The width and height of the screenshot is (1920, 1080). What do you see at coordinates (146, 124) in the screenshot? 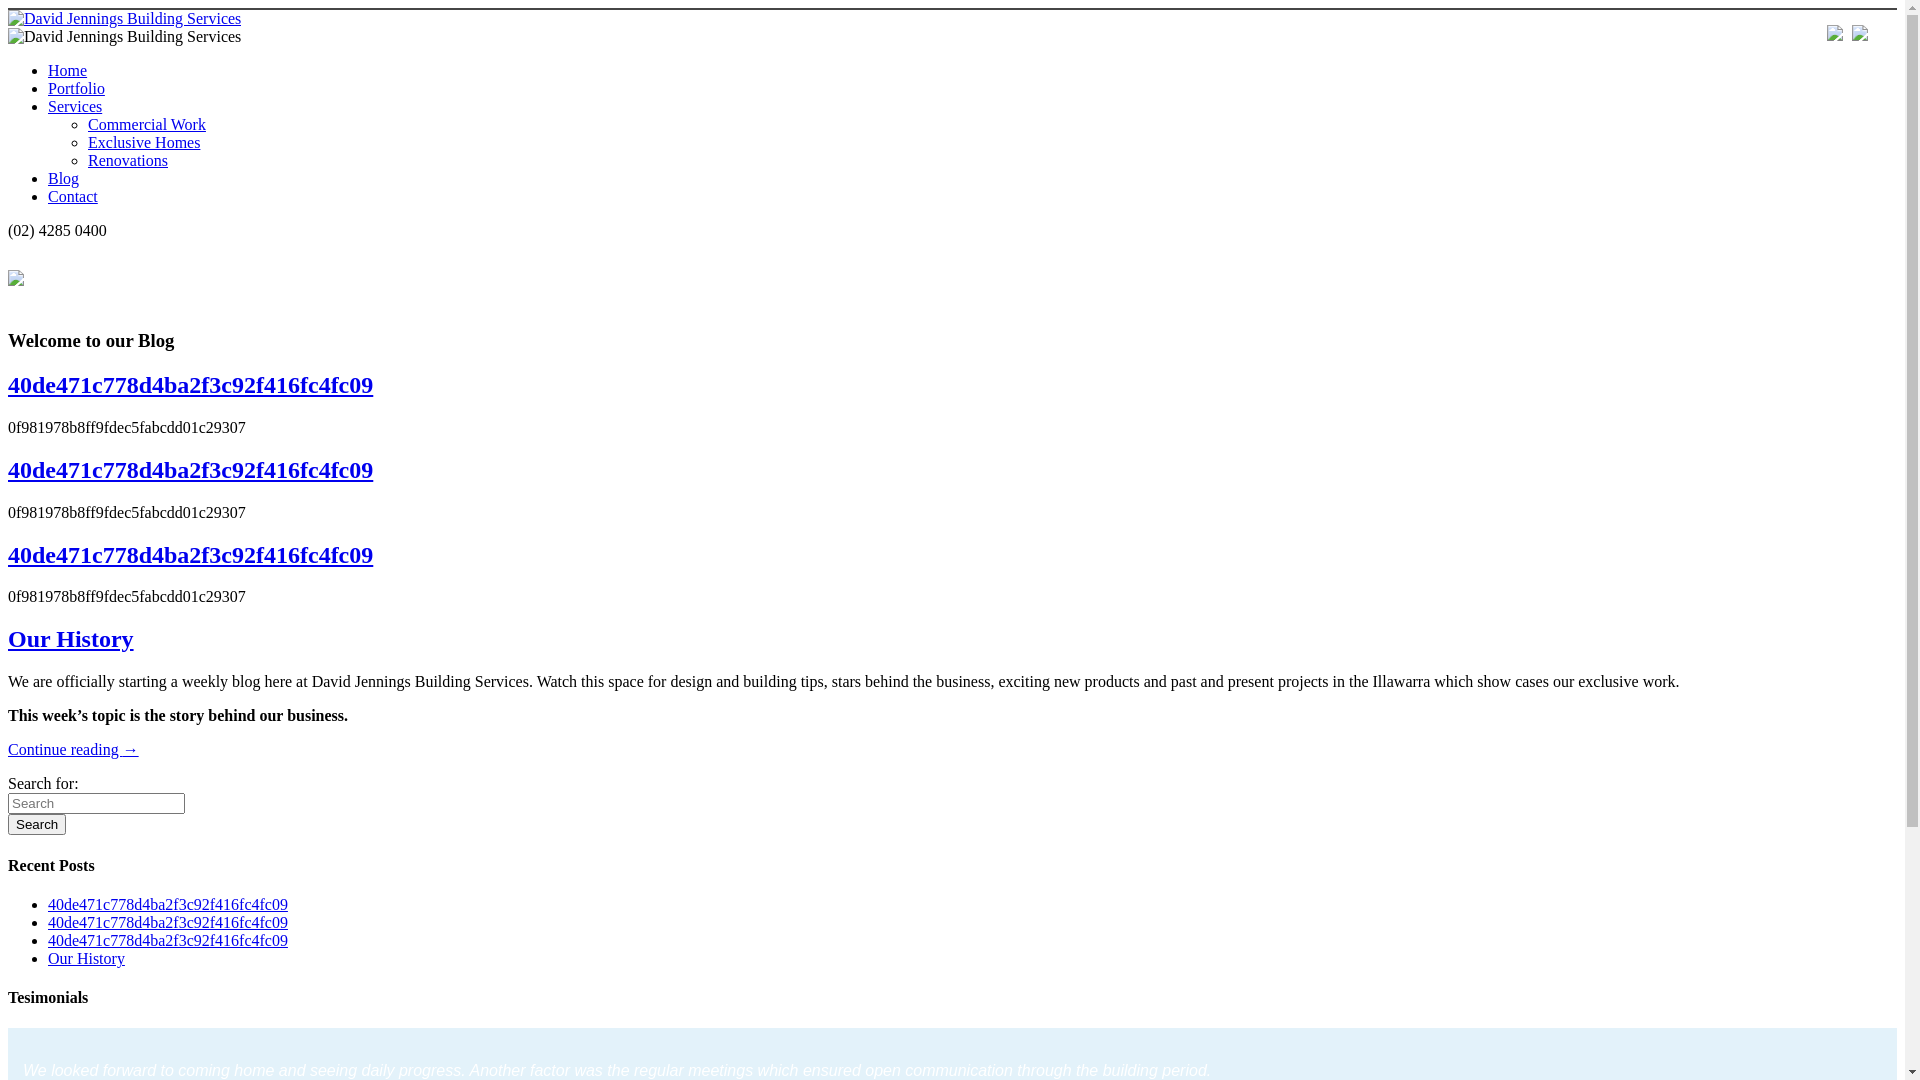
I see `'Commercial Work'` at bounding box center [146, 124].